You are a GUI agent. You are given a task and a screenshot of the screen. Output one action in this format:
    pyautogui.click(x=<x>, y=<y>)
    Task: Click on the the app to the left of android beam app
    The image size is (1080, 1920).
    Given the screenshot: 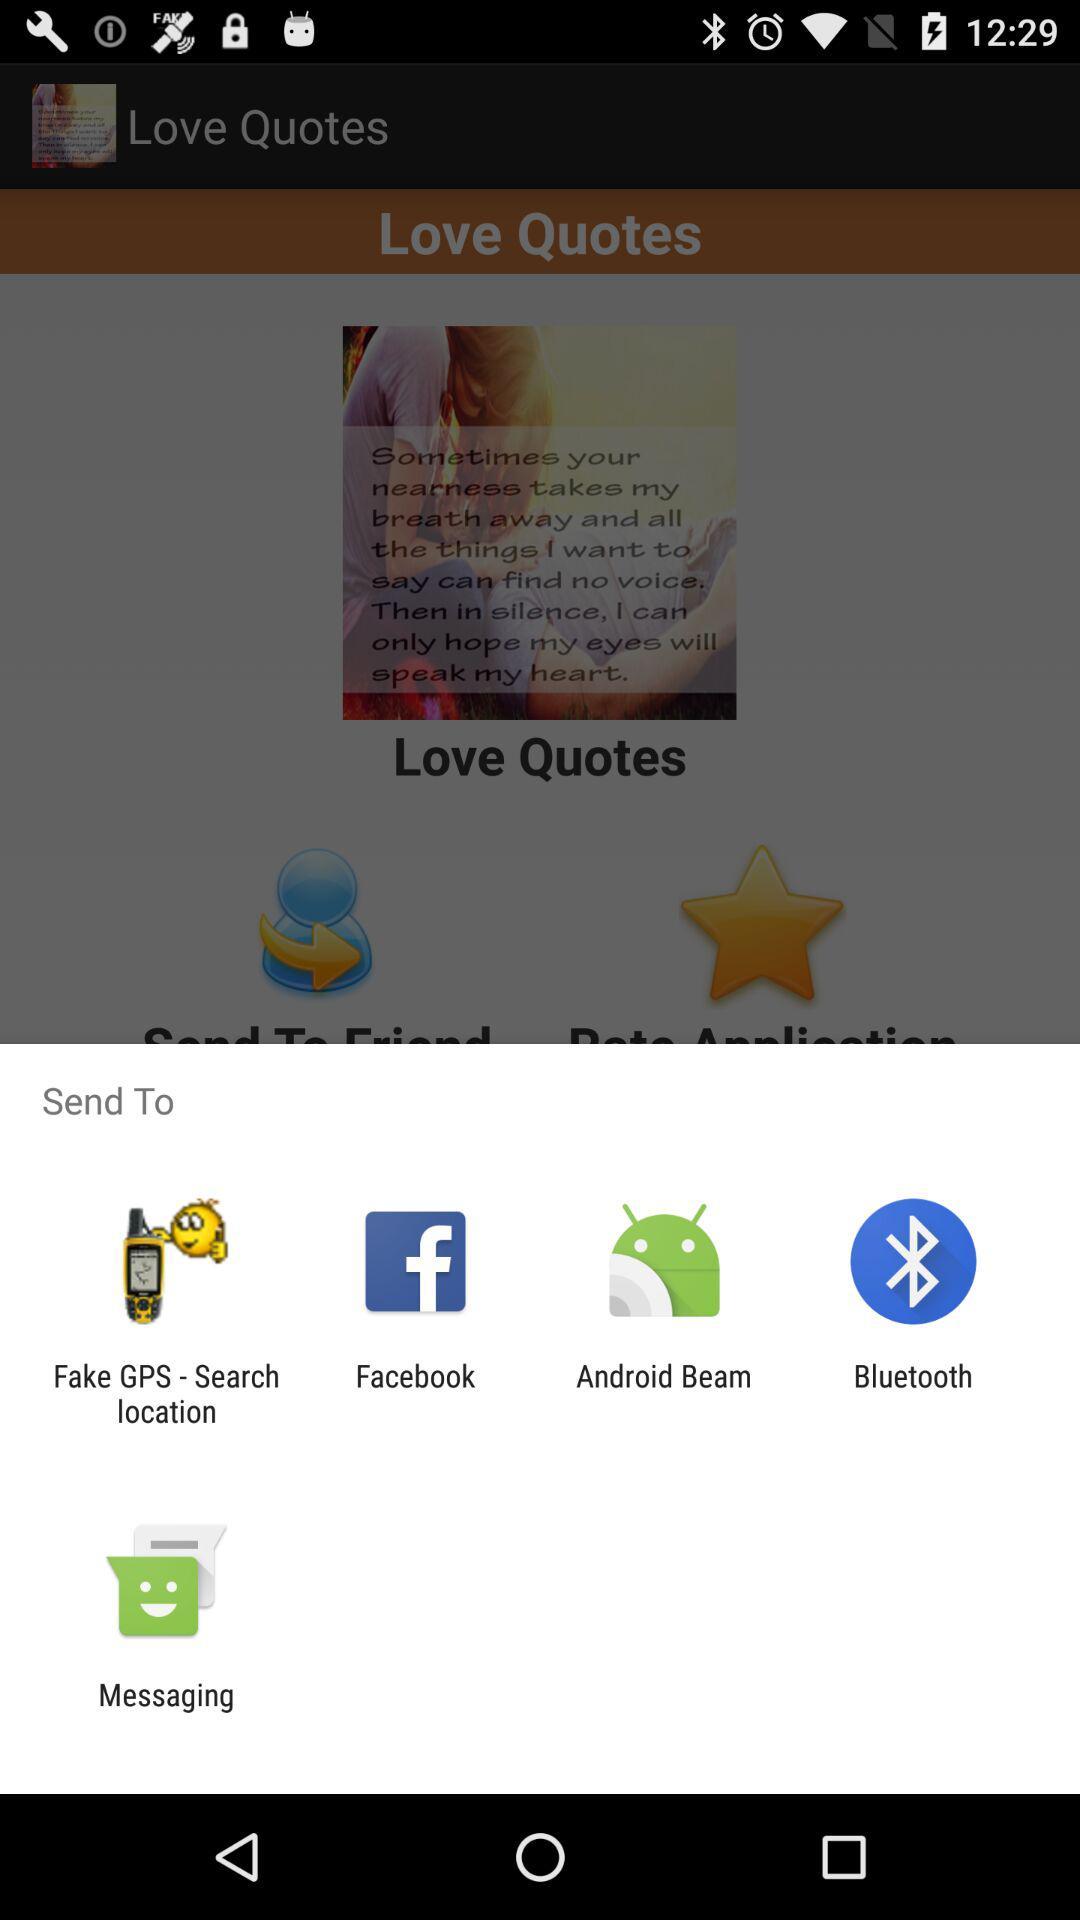 What is the action you would take?
    pyautogui.click(x=414, y=1392)
    